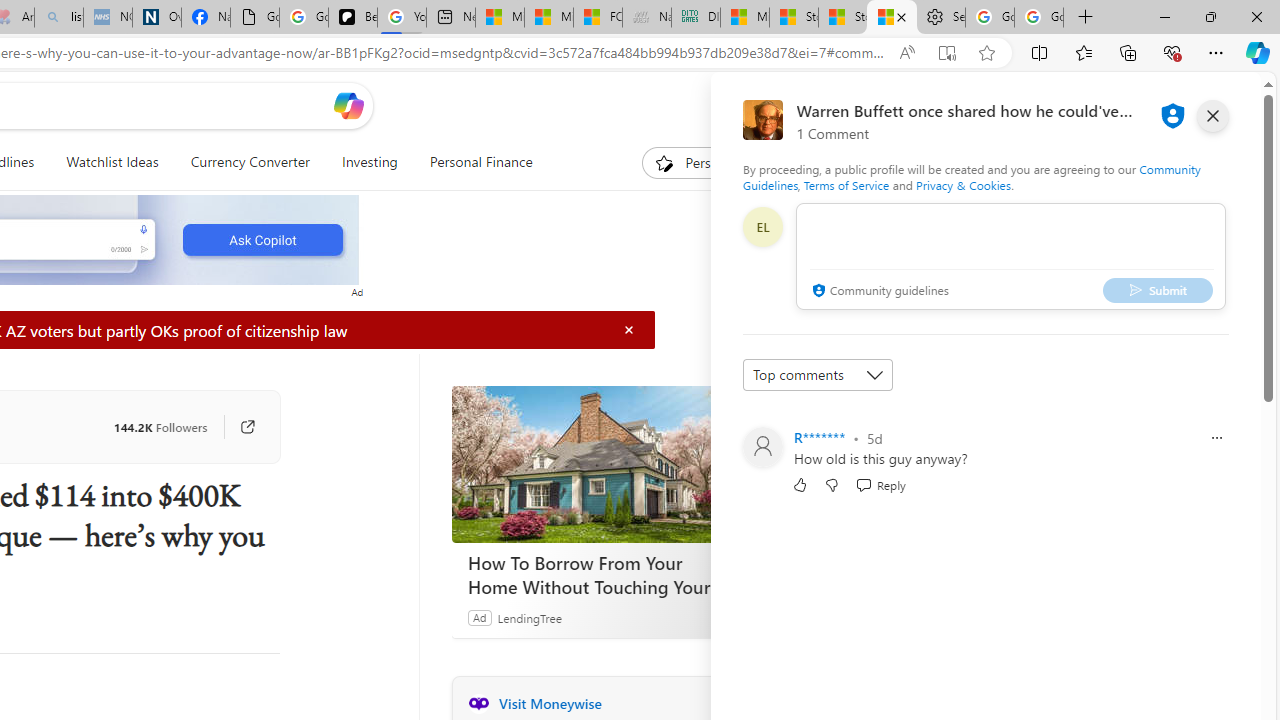 The width and height of the screenshot is (1280, 720). What do you see at coordinates (348, 105) in the screenshot?
I see `'Open Copilot'` at bounding box center [348, 105].